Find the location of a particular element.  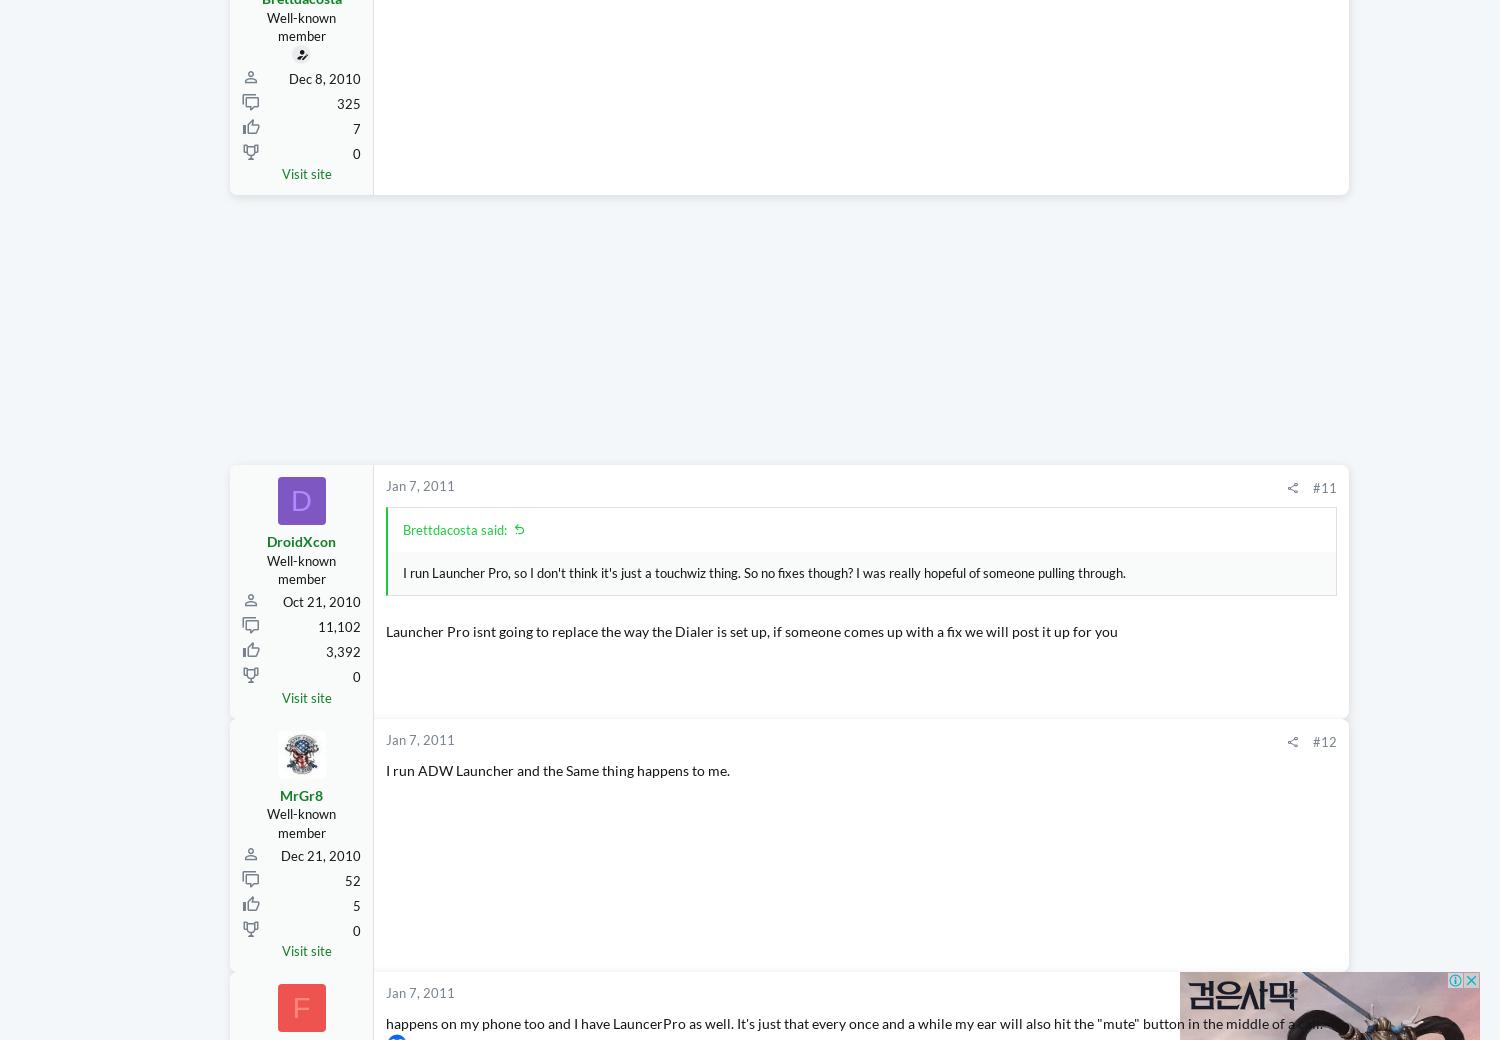

'Brettdacosta' is located at coordinates (301, 34).